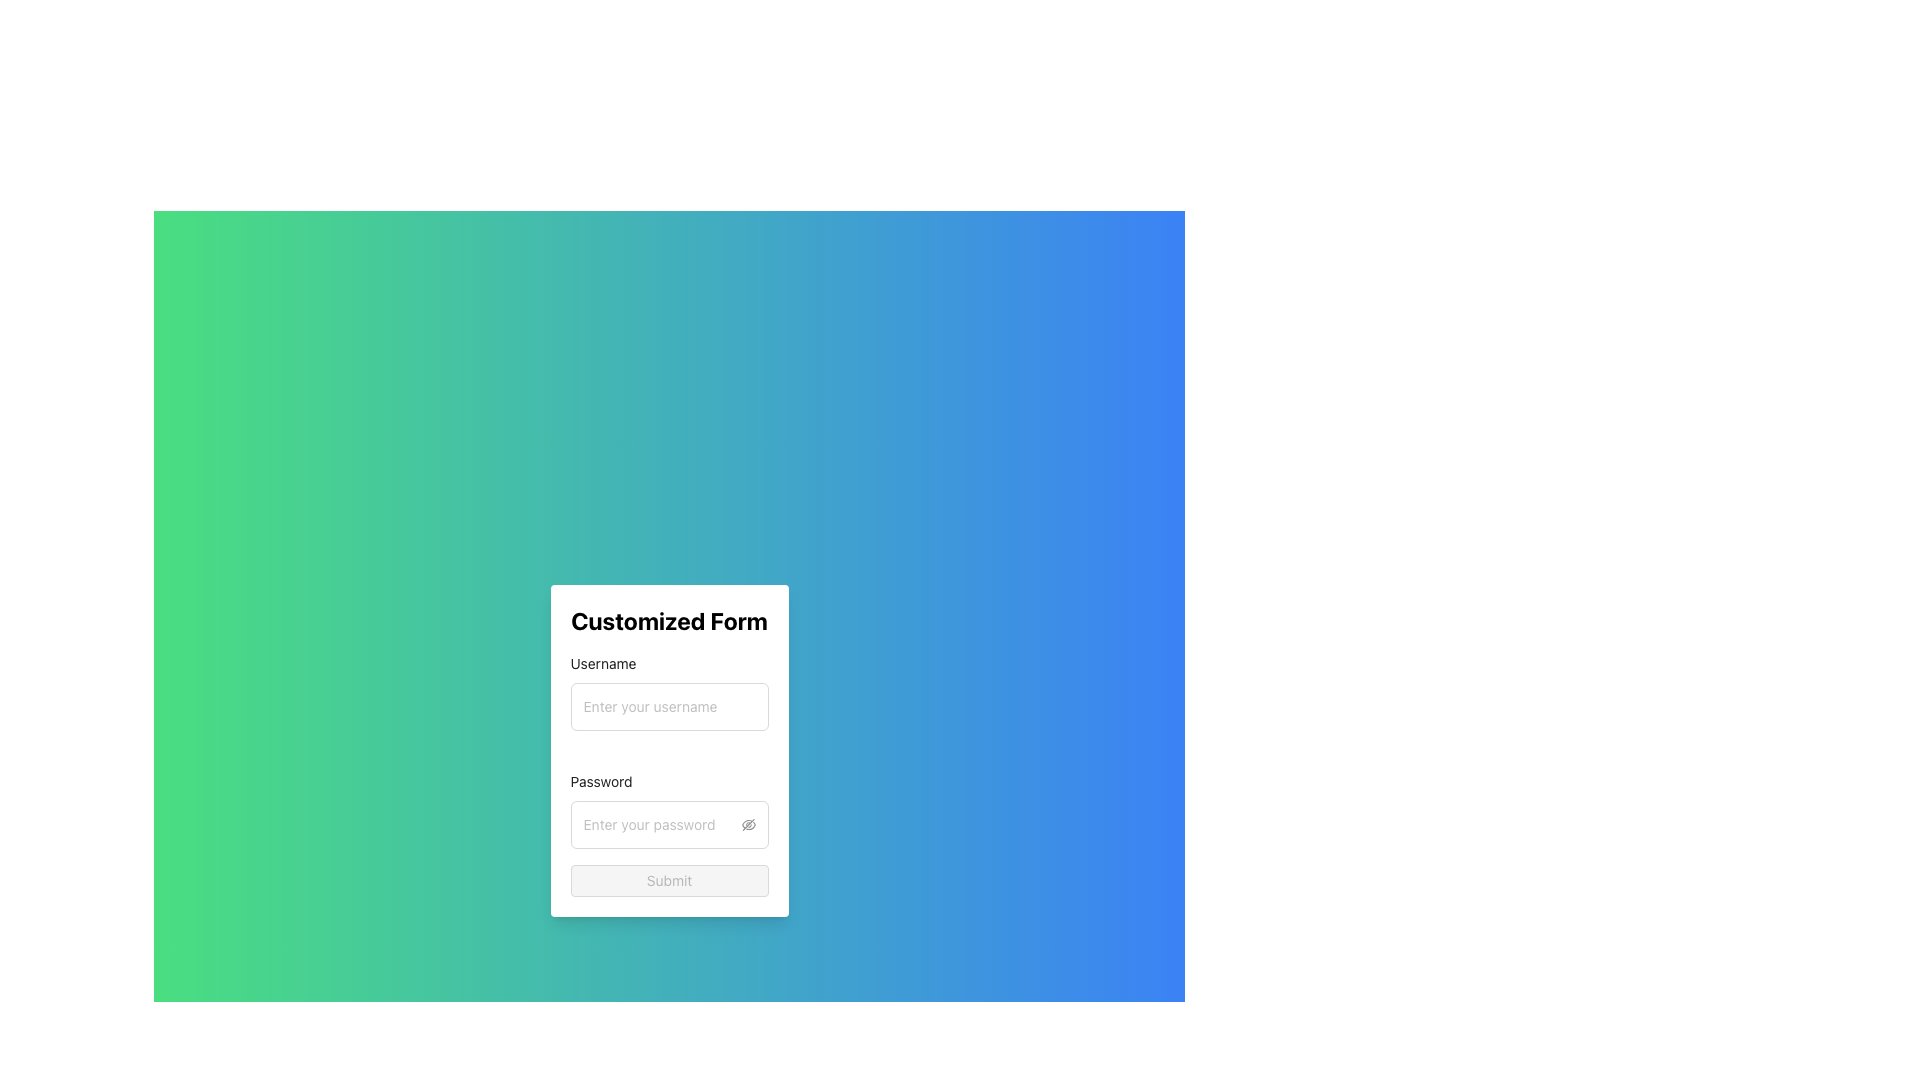 This screenshot has width=1920, height=1080. I want to click on the eye icon with a slash through it, located to the right of the password input field, so click(747, 825).